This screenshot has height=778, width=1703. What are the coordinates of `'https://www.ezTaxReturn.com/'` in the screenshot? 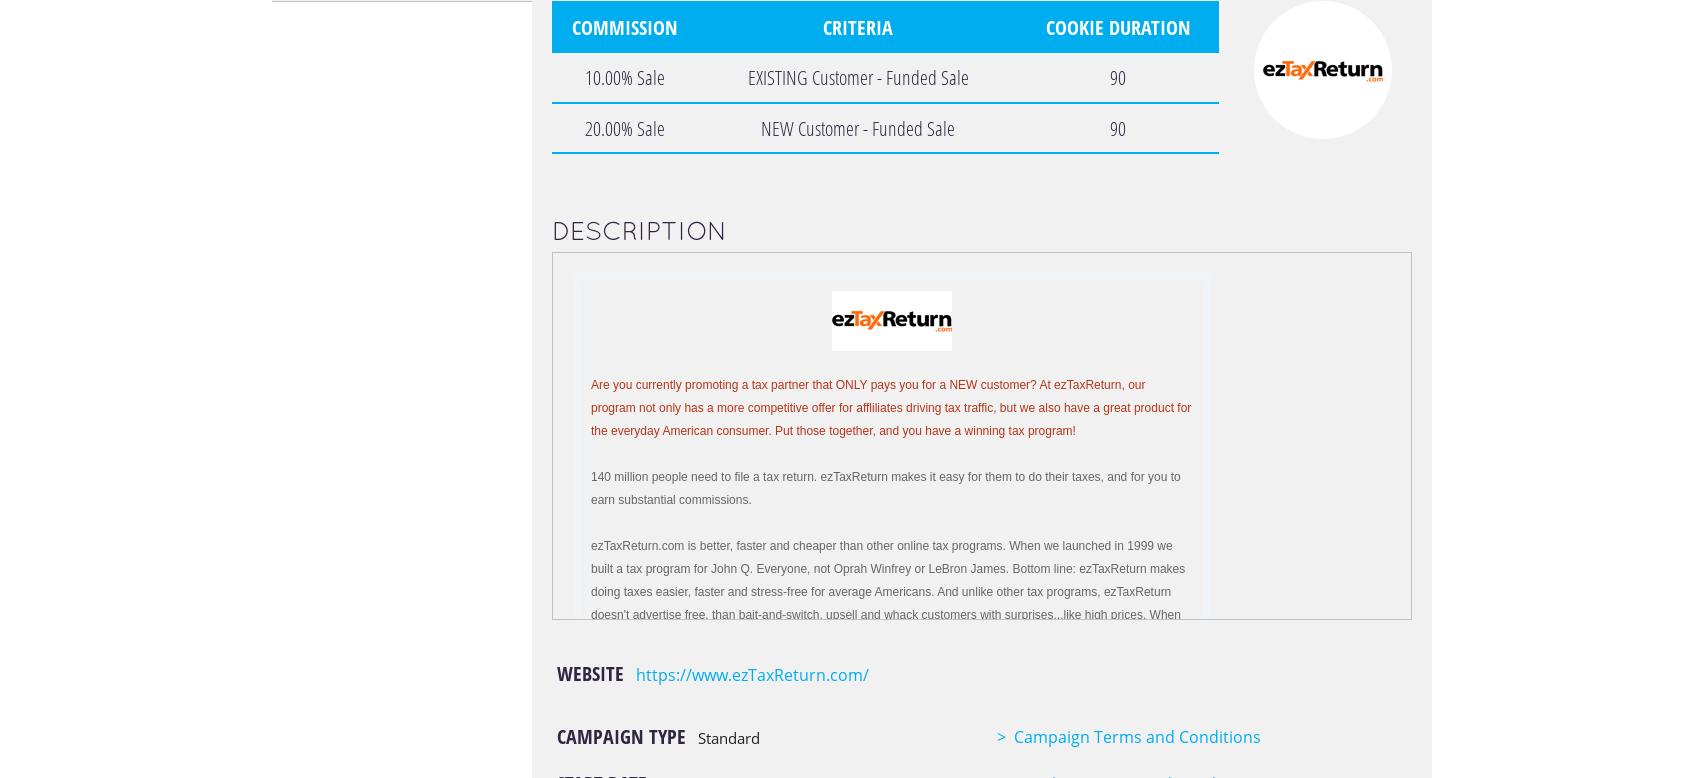 It's located at (751, 674).